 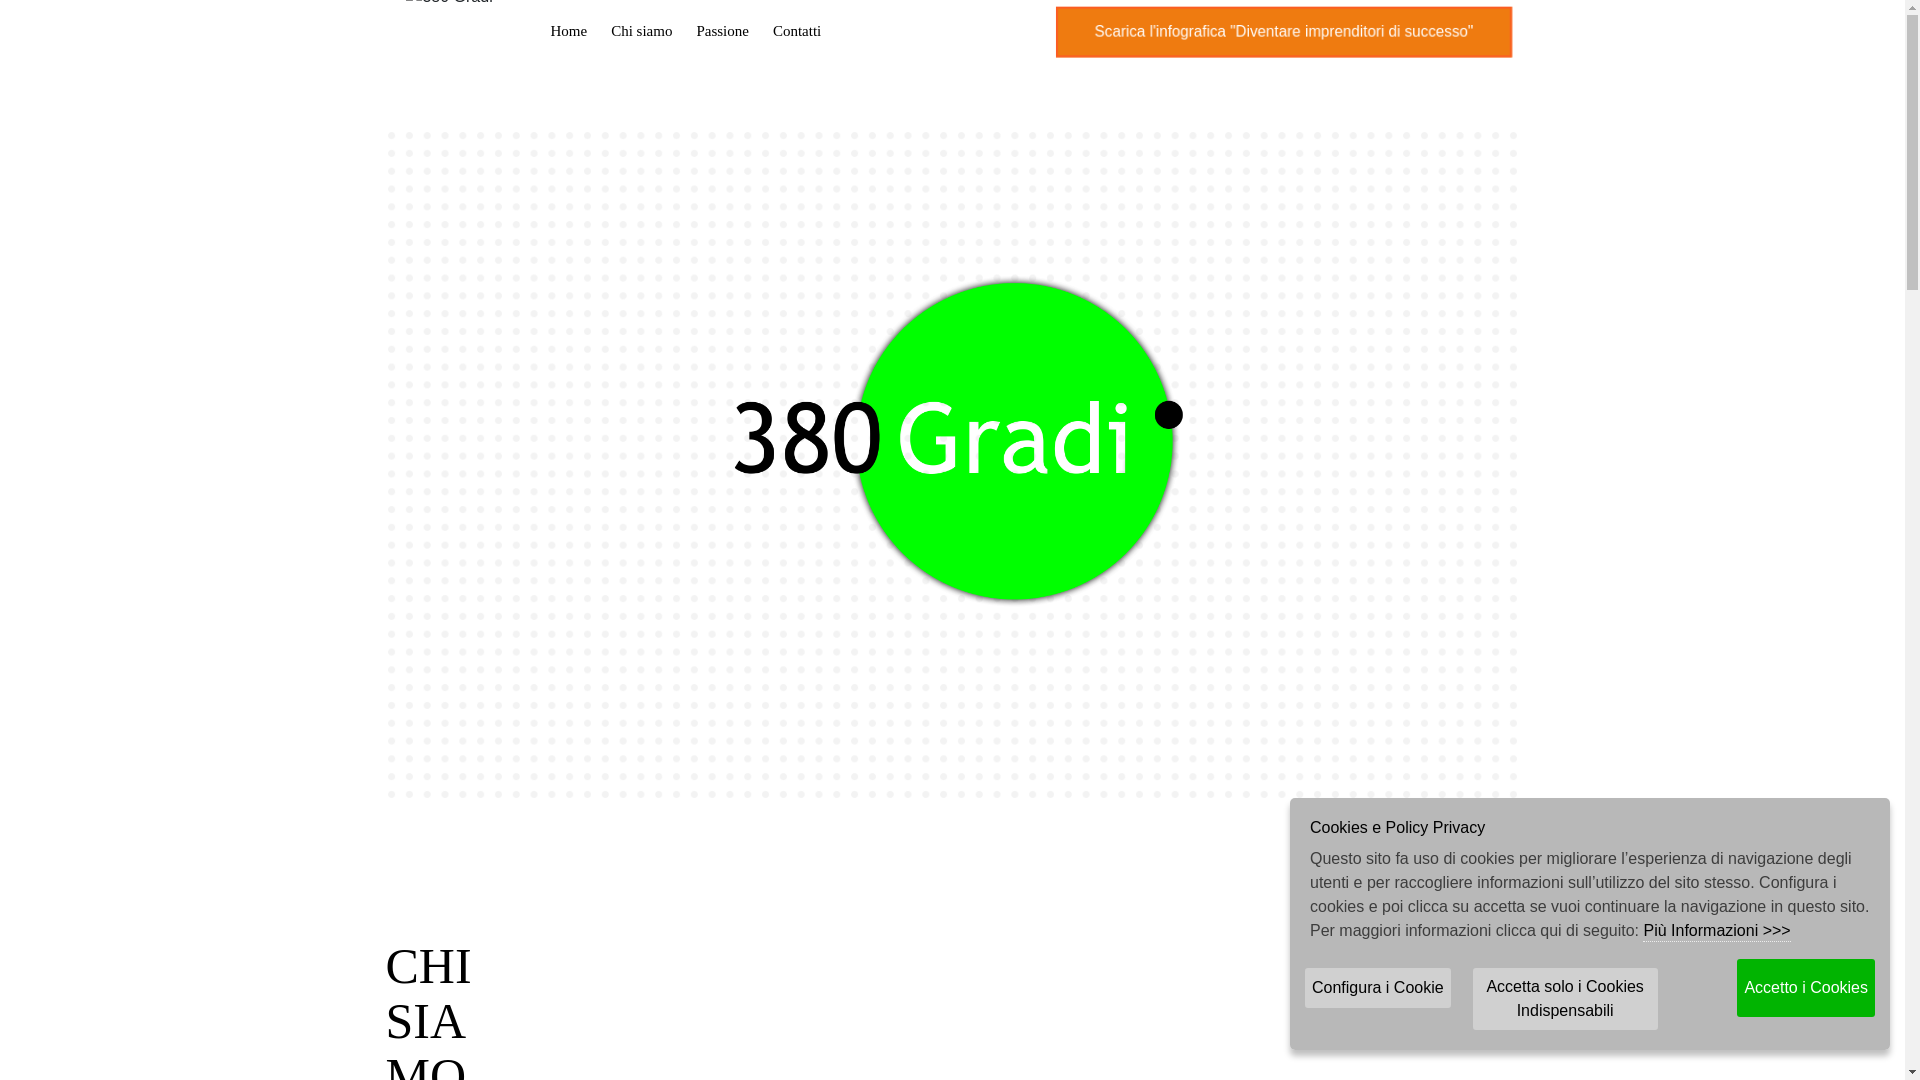 I want to click on 'Accetto i Cookies', so click(x=1805, y=986).